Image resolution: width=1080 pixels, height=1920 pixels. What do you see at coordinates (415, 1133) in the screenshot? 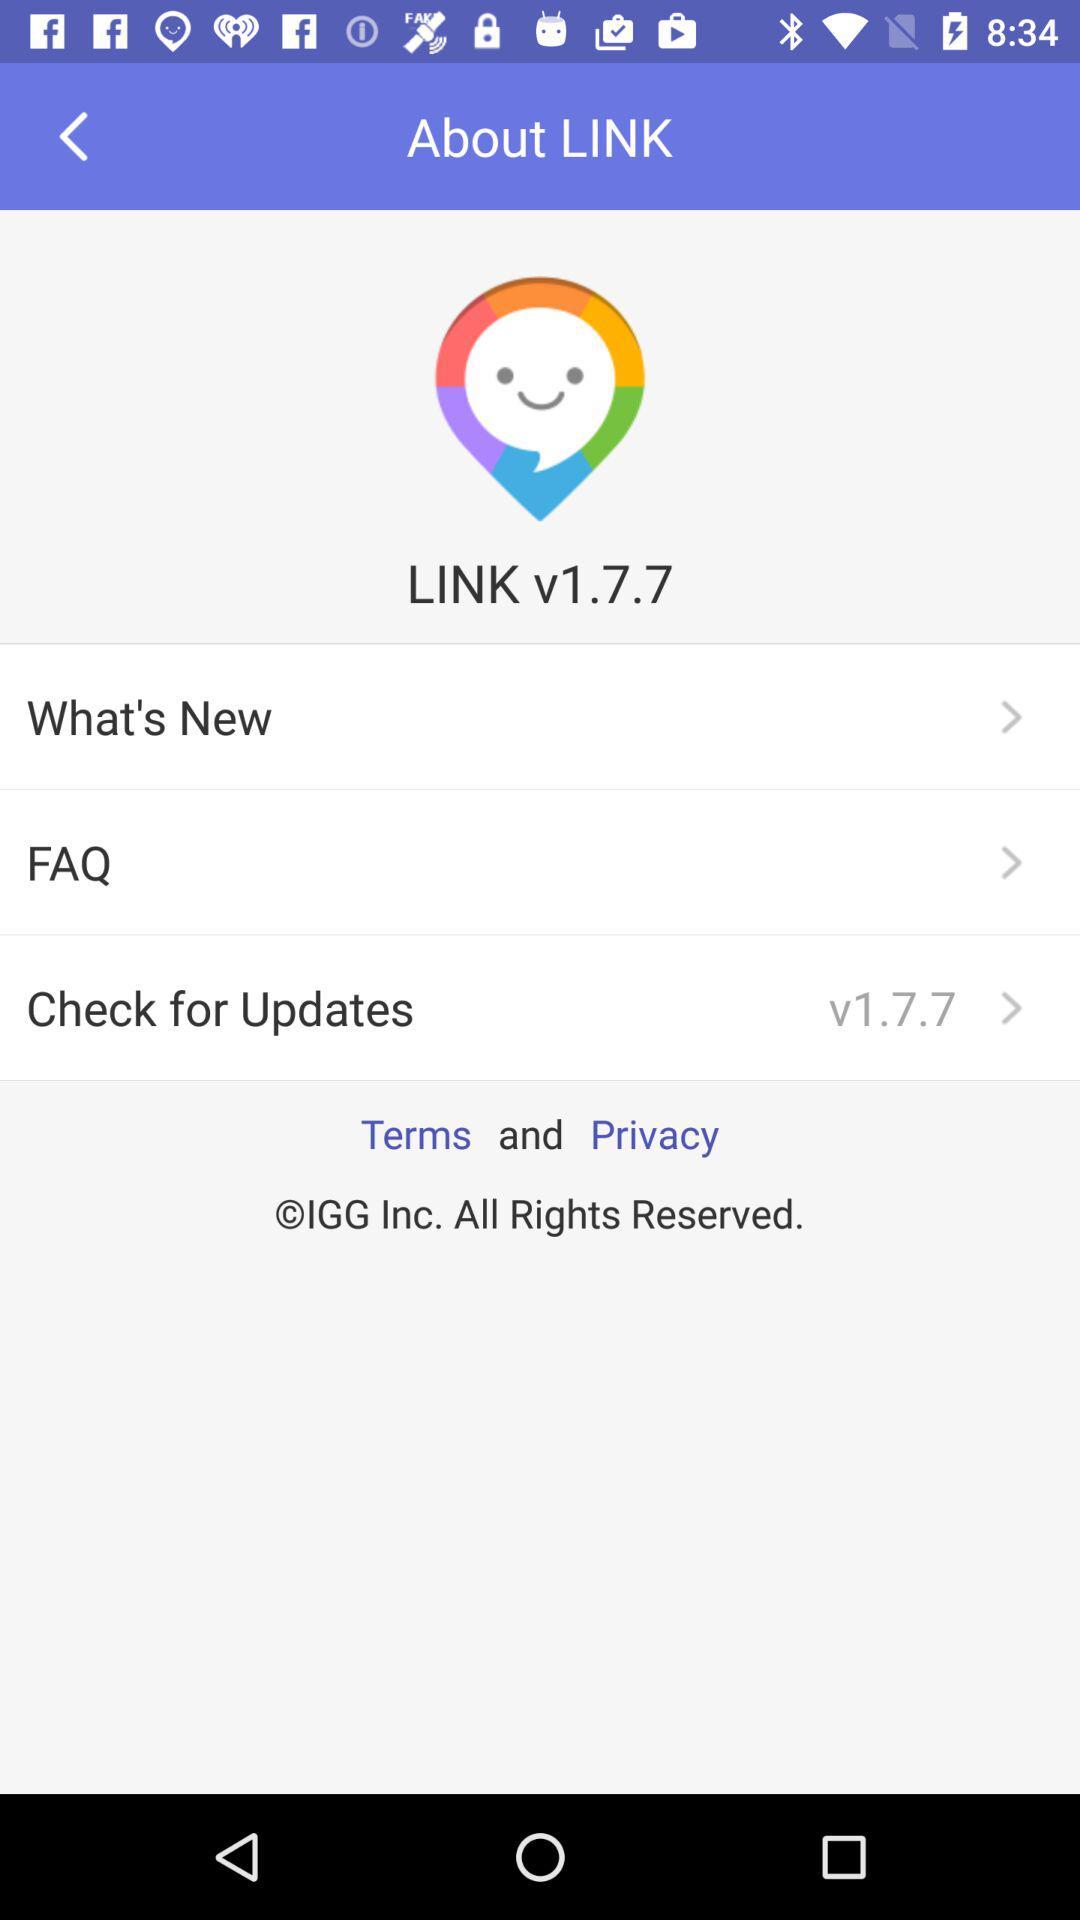
I see `the terms app` at bounding box center [415, 1133].